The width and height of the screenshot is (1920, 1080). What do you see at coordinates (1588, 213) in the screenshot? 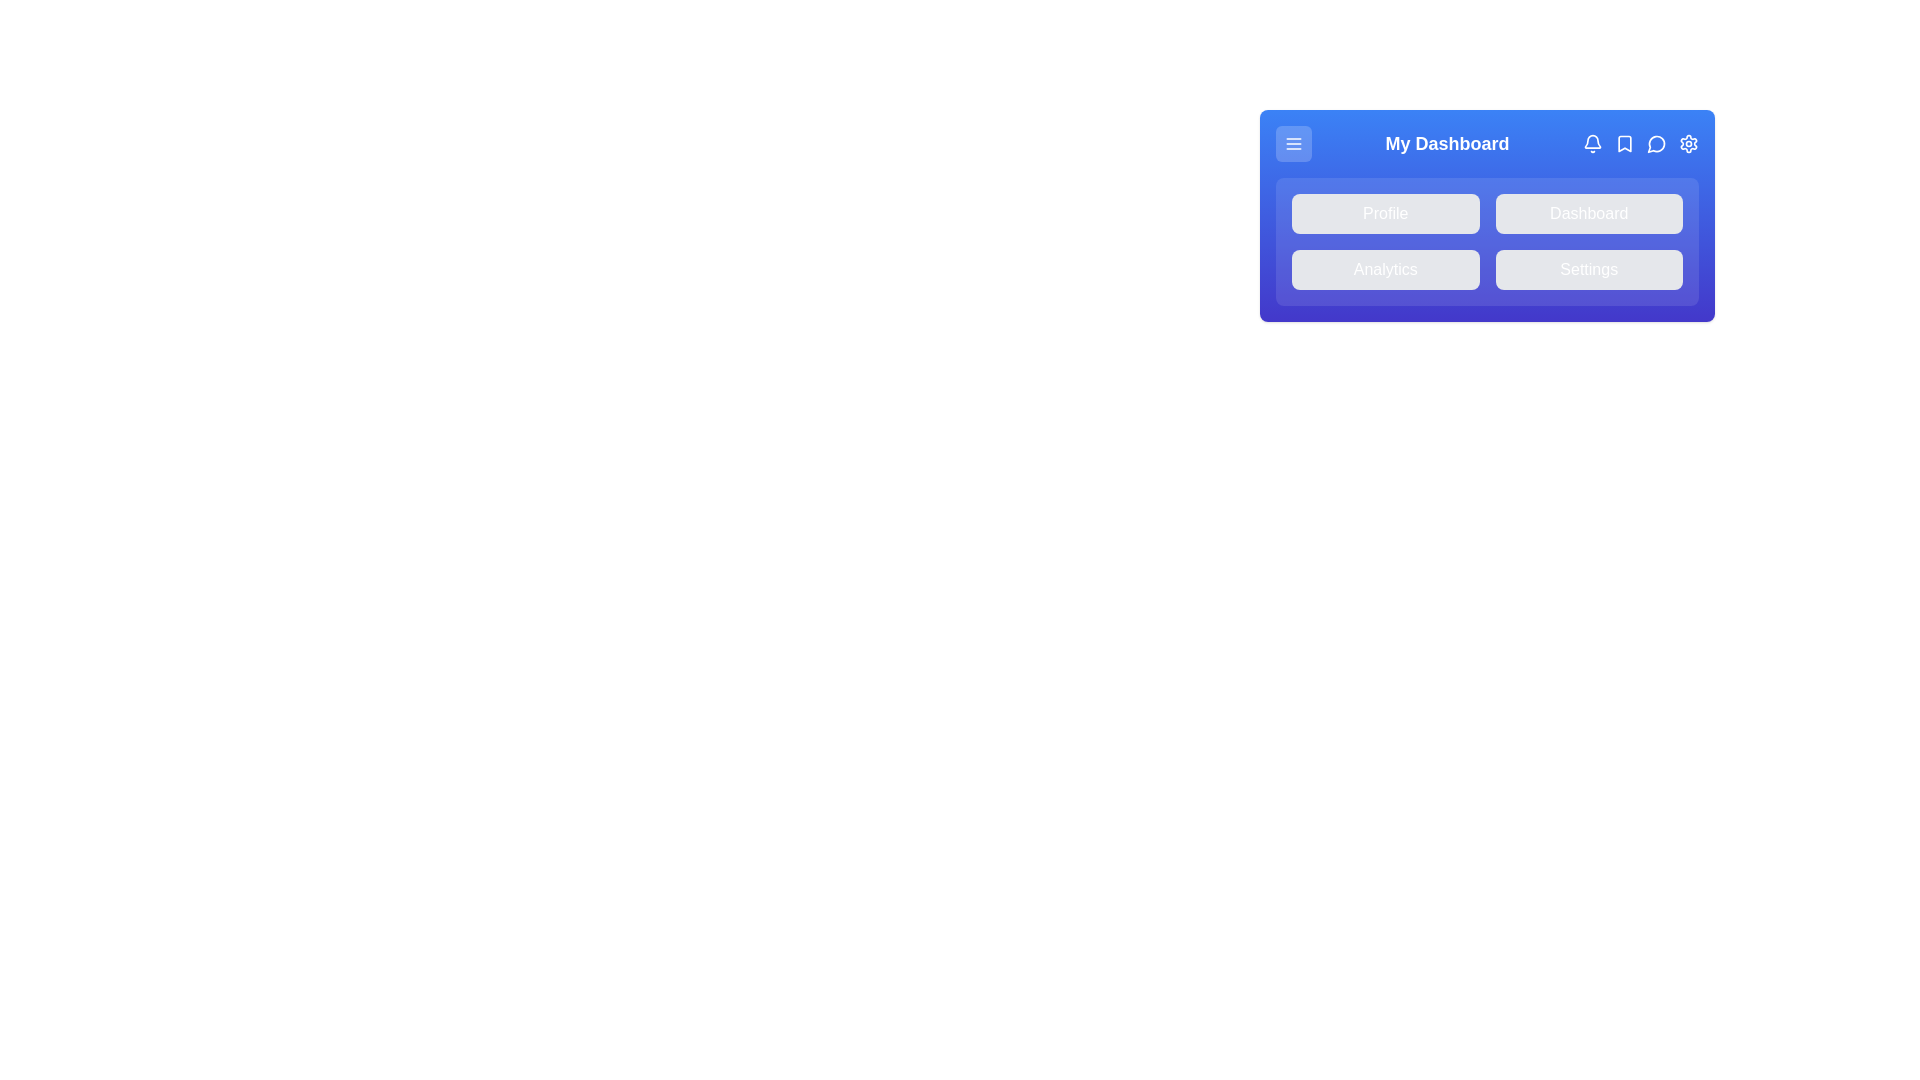
I see `the 'Dashboard' button in the menu` at bounding box center [1588, 213].